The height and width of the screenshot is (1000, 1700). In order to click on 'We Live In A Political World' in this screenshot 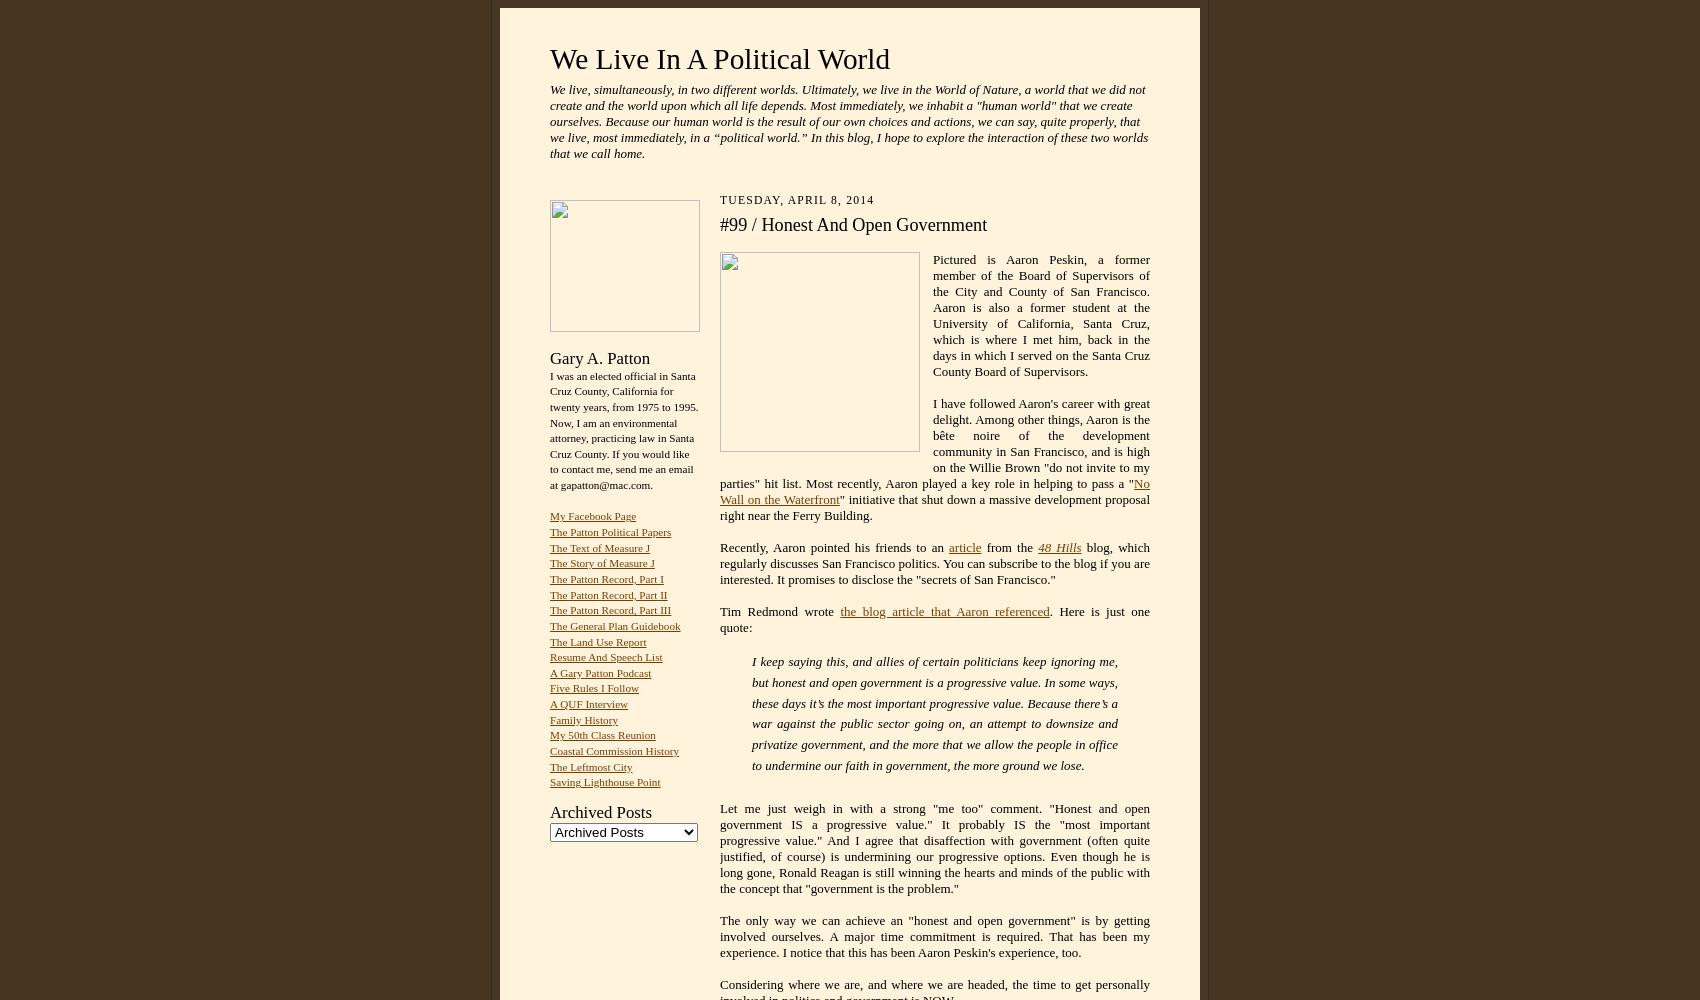, I will do `click(719, 59)`.